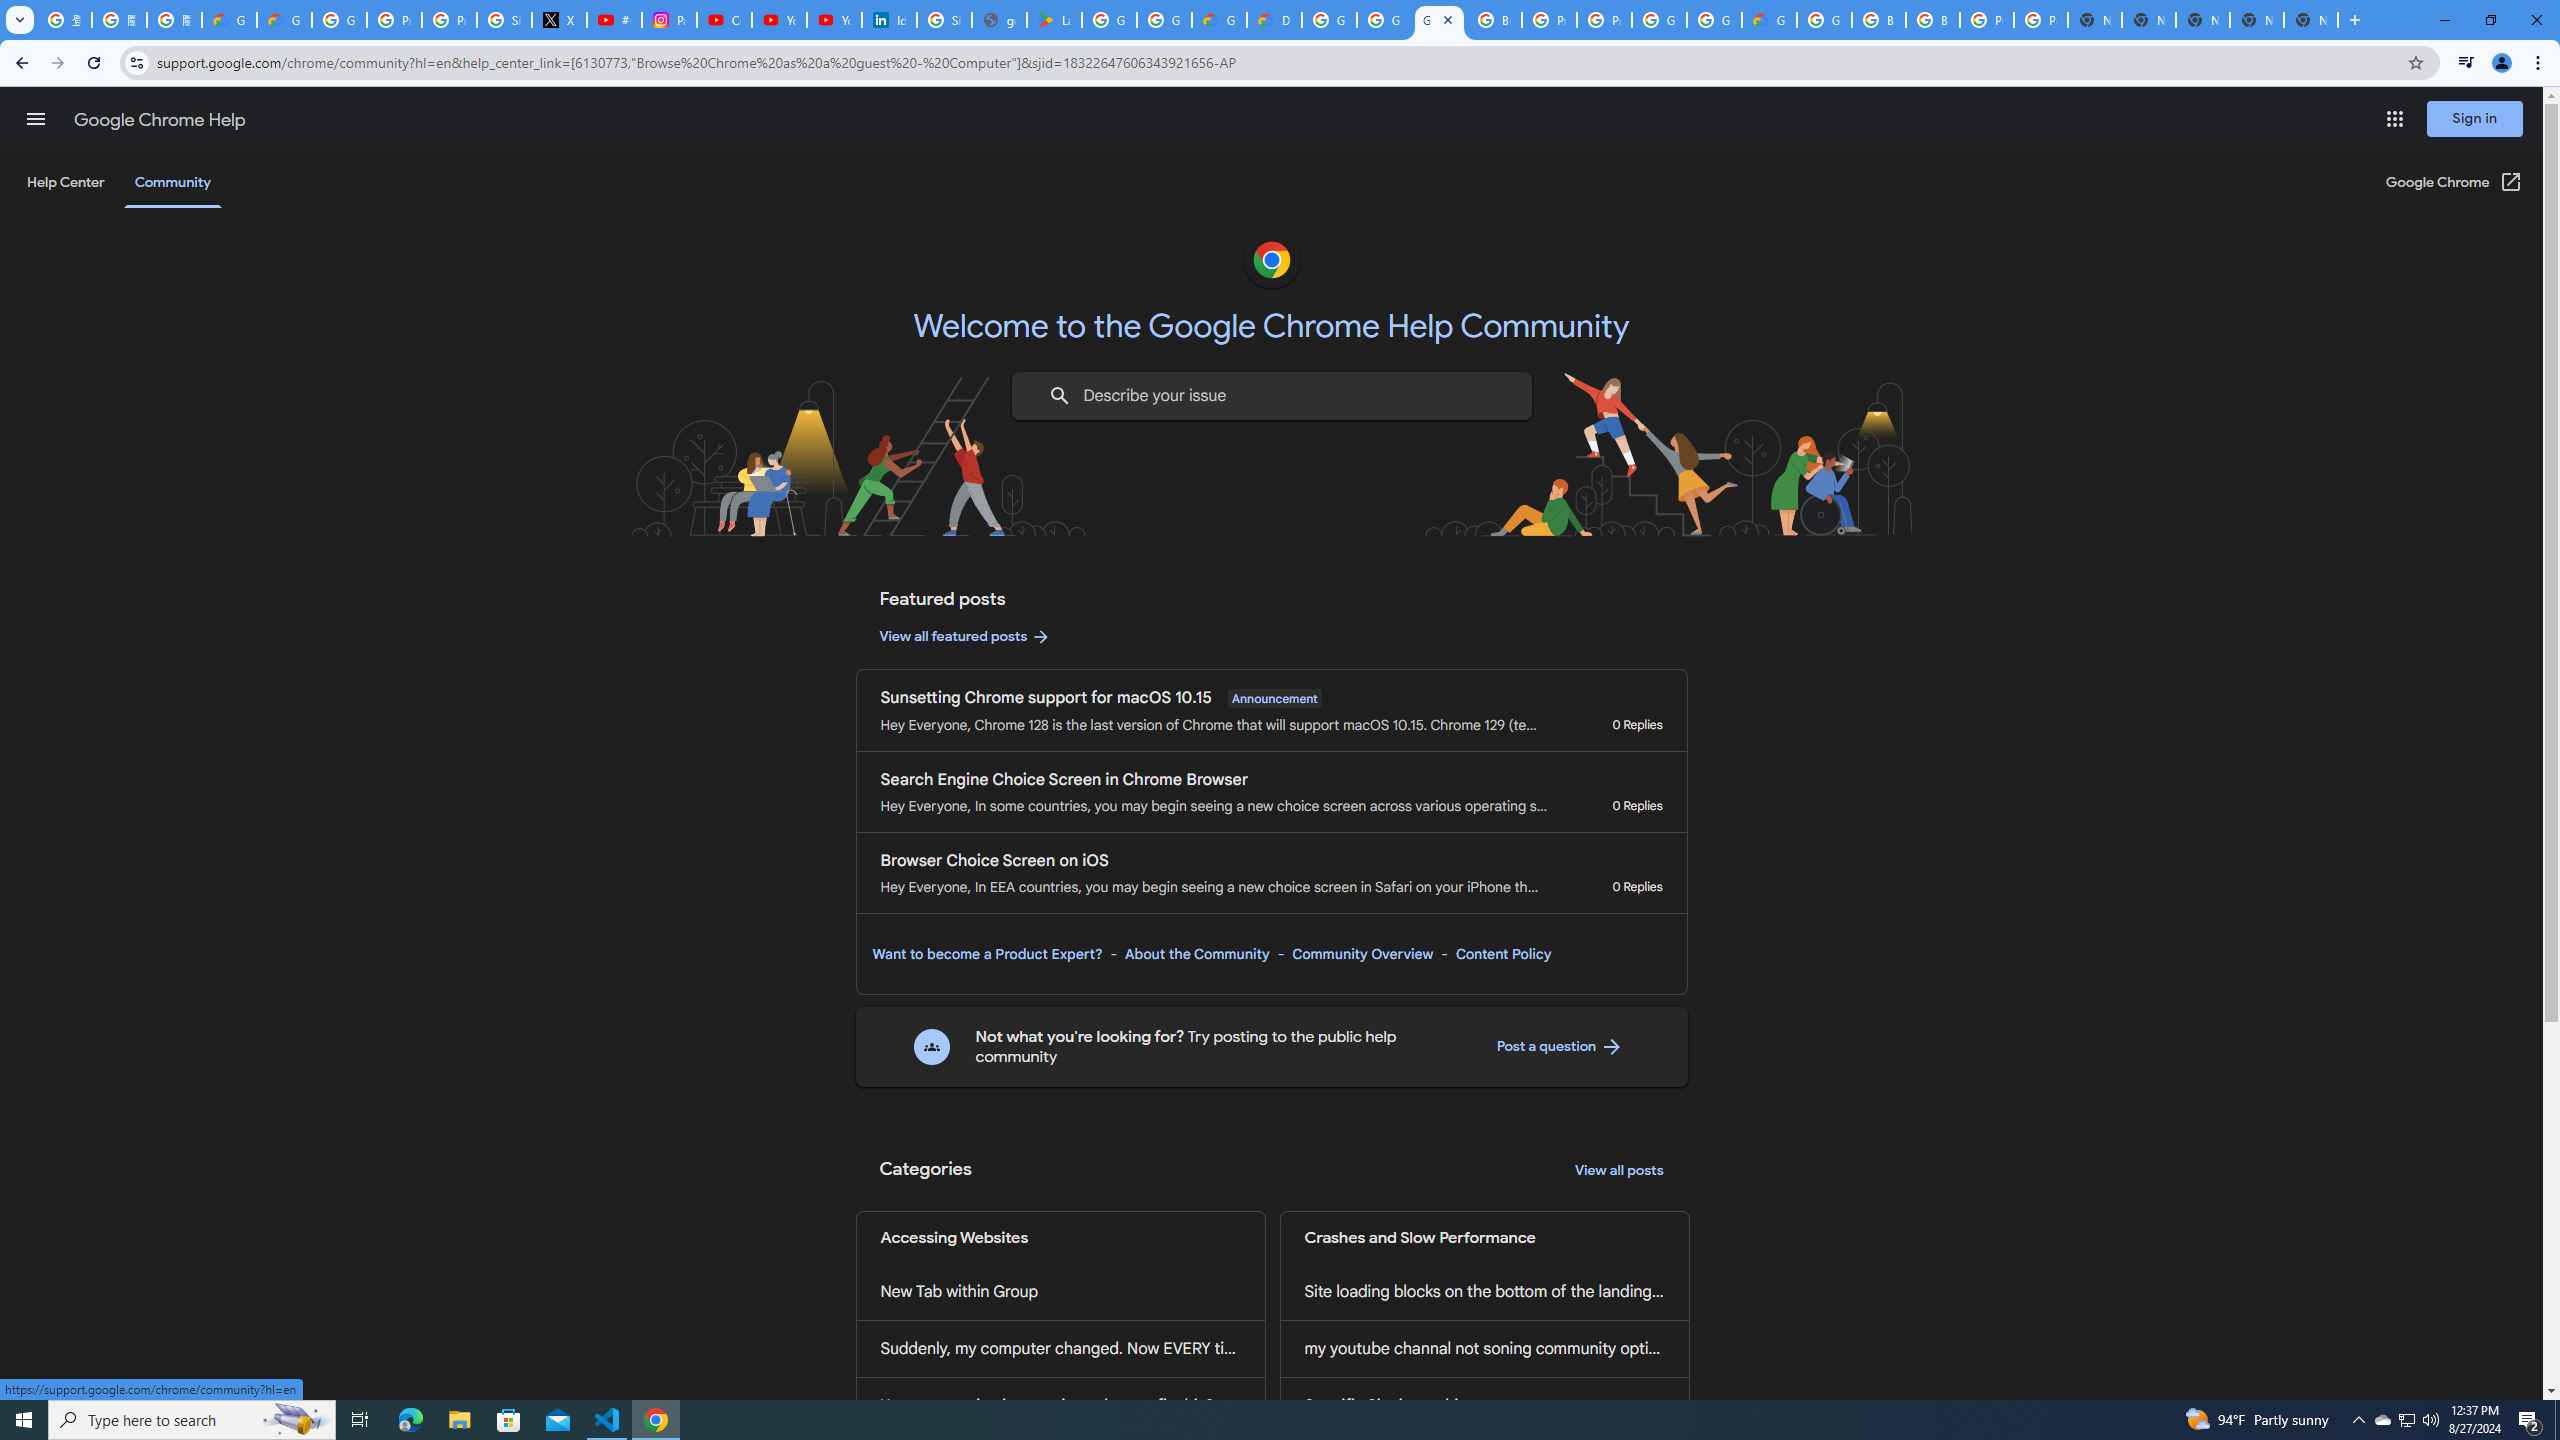 The width and height of the screenshot is (2560, 1440). Describe the element at coordinates (1932, 19) in the screenshot. I see `'Browse Chrome as a guest - Computer - Google Chrome Help'` at that location.